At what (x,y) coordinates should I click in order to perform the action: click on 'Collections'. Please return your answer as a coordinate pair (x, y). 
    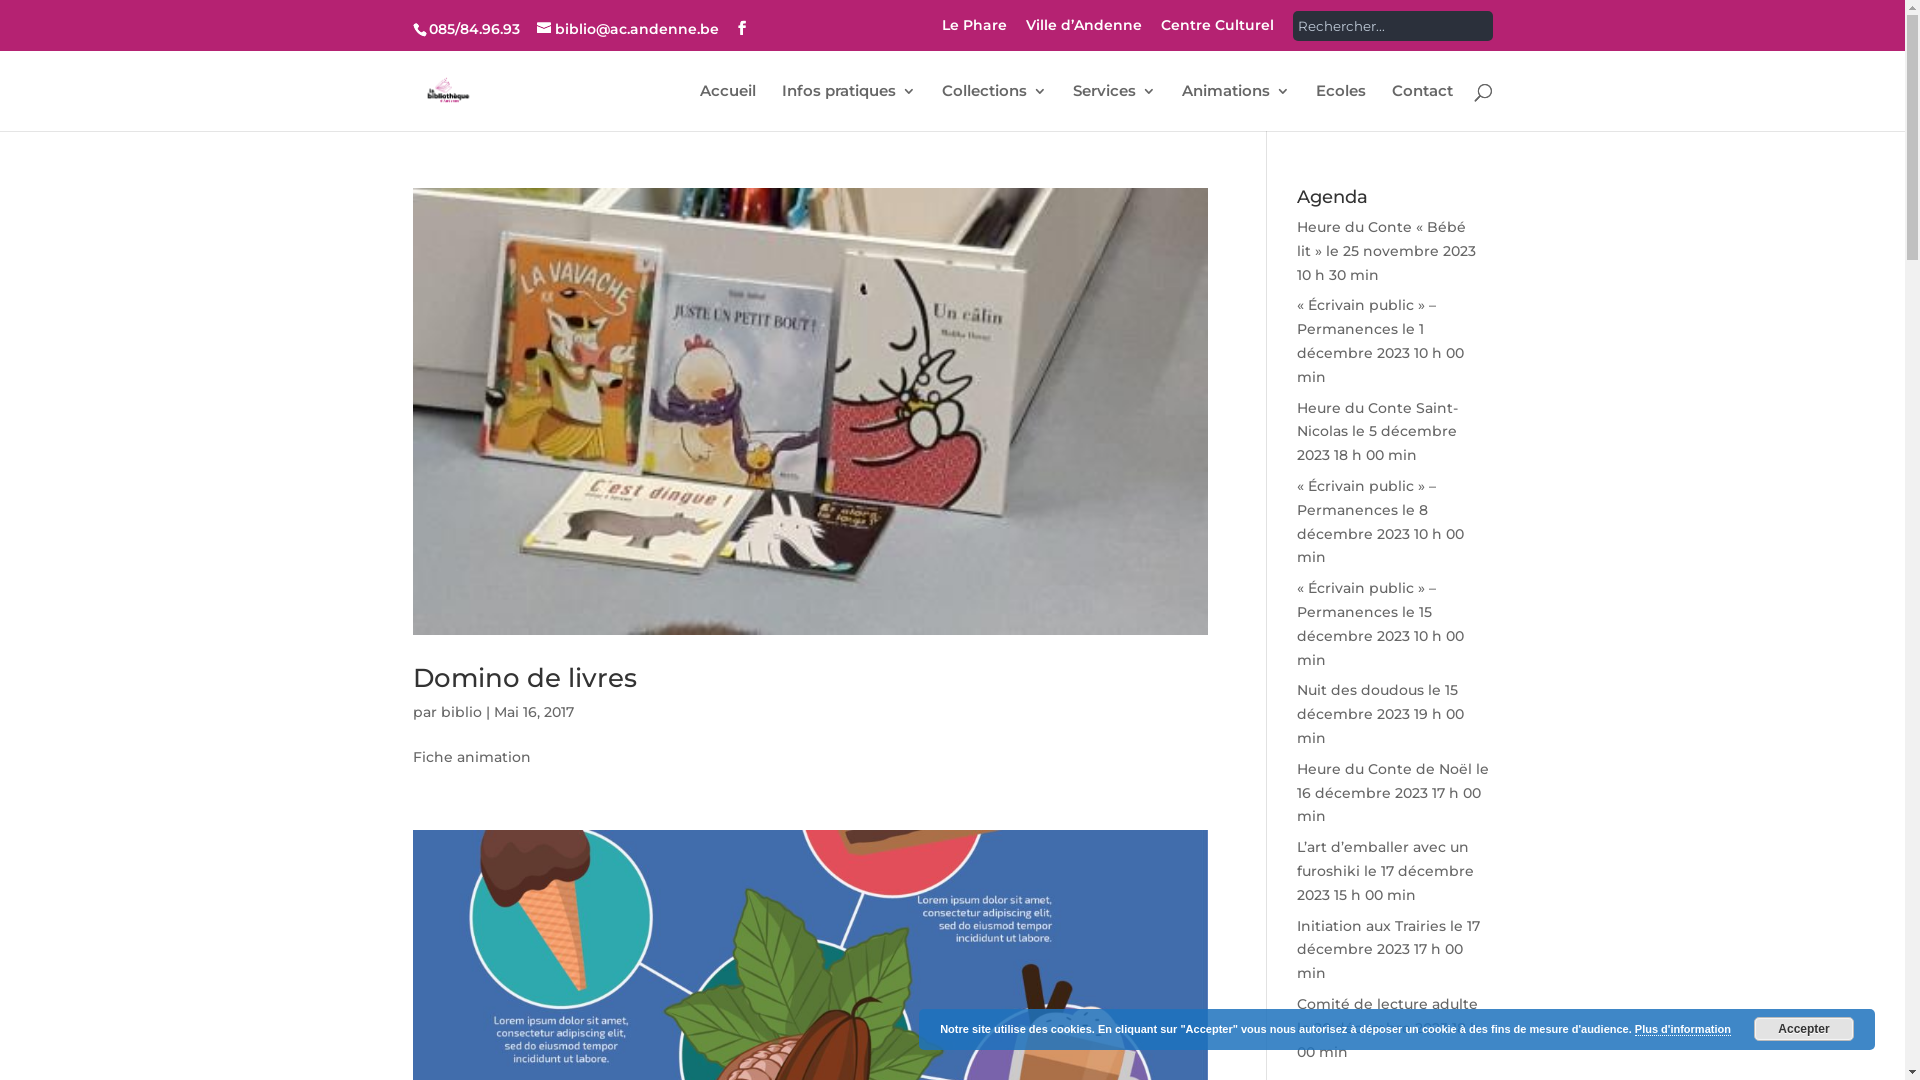
    Looking at the image, I should click on (994, 107).